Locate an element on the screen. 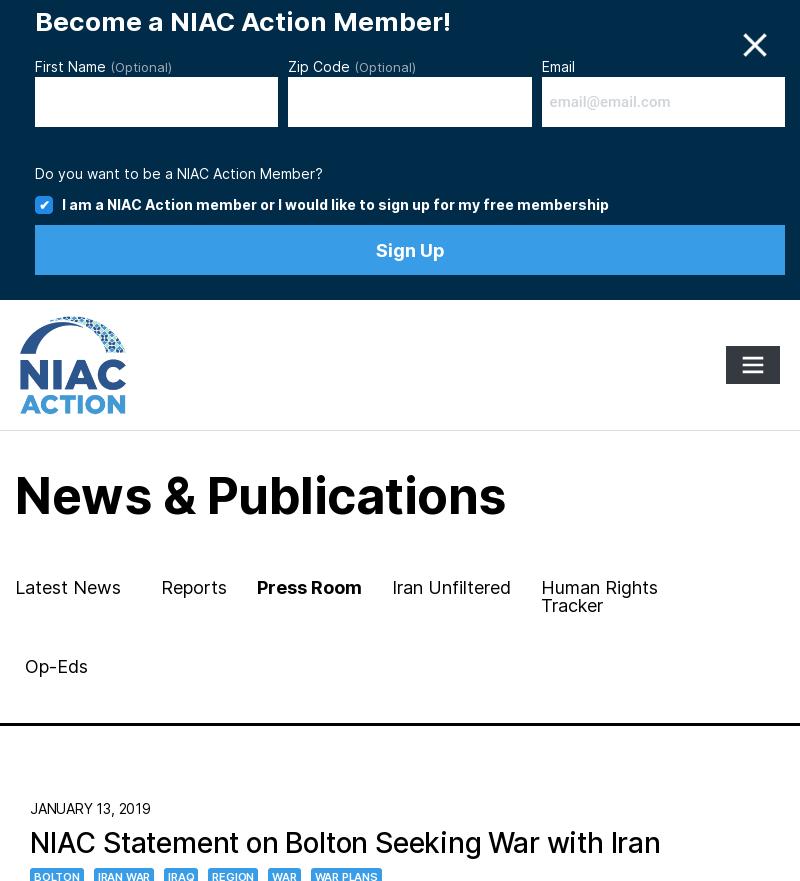  'Email' is located at coordinates (557, 66).